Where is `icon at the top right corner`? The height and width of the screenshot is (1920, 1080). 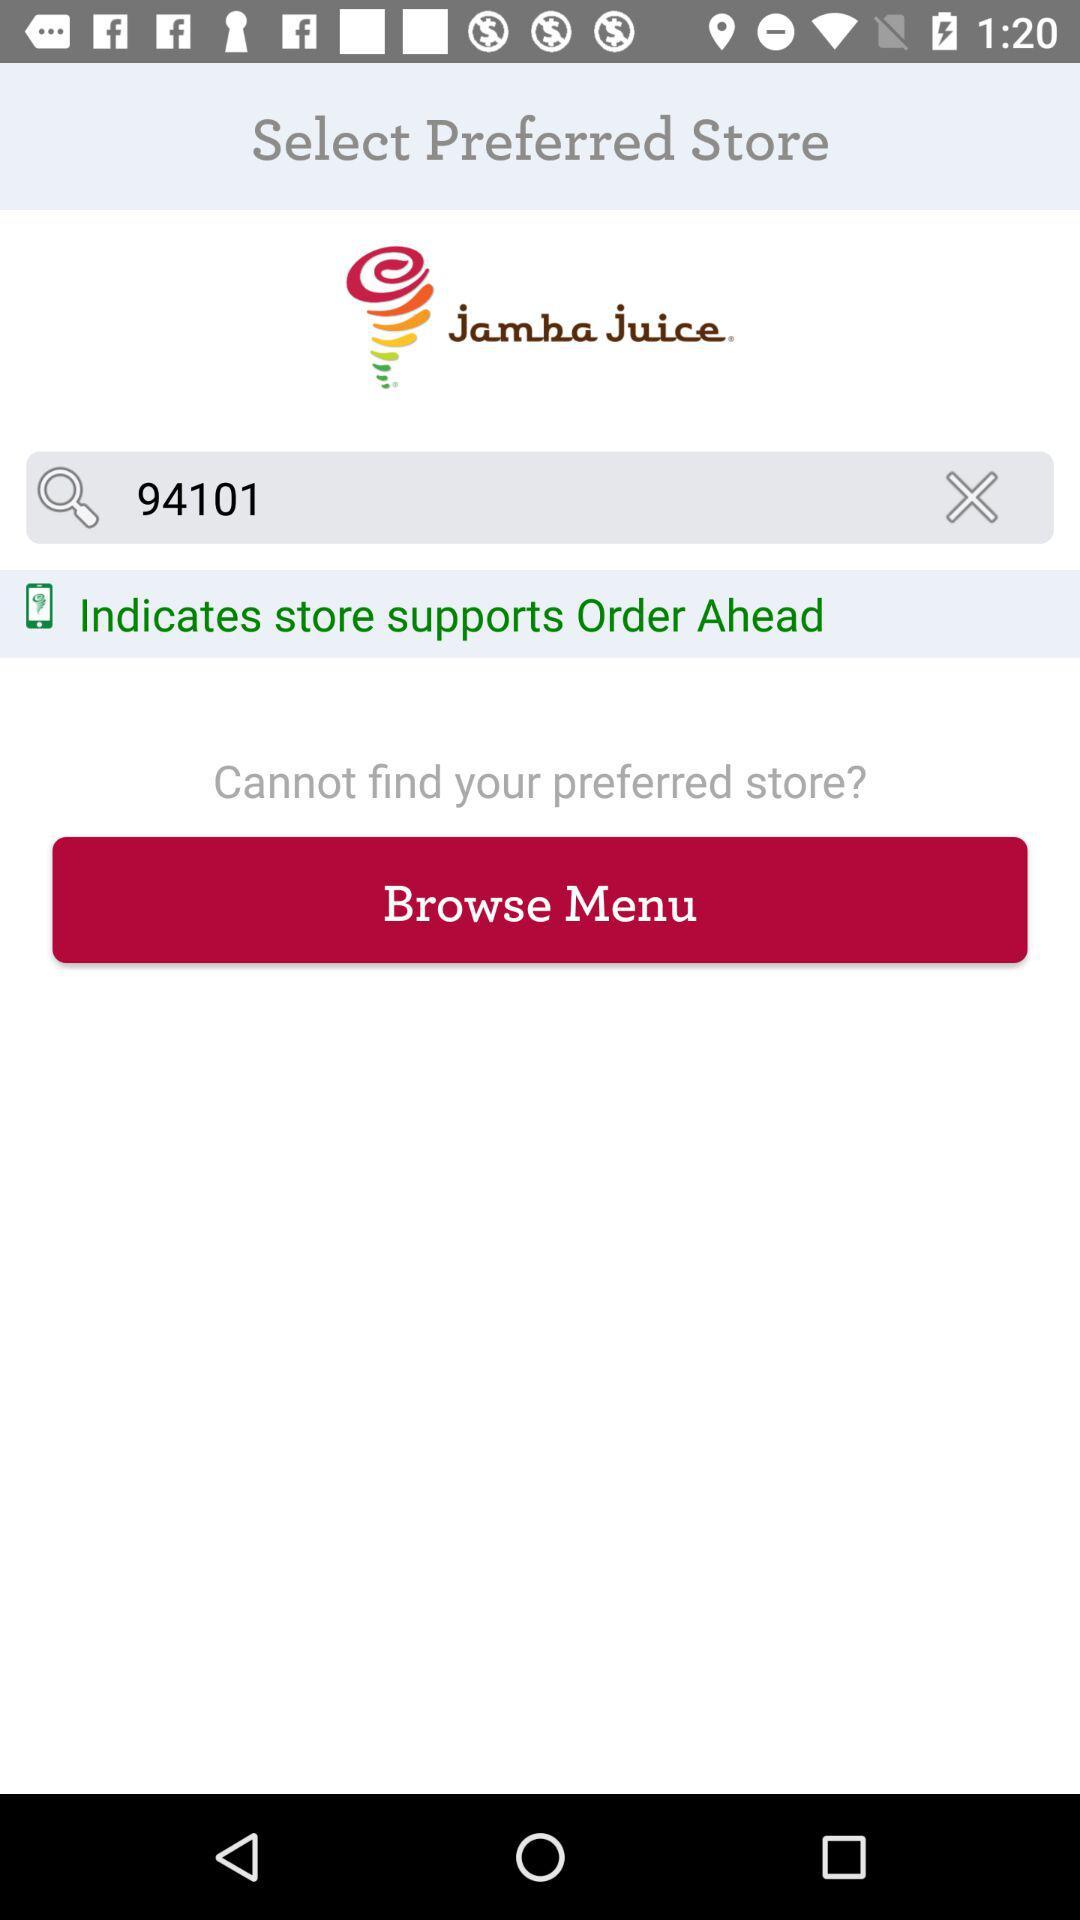
icon at the top right corner is located at coordinates (977, 497).